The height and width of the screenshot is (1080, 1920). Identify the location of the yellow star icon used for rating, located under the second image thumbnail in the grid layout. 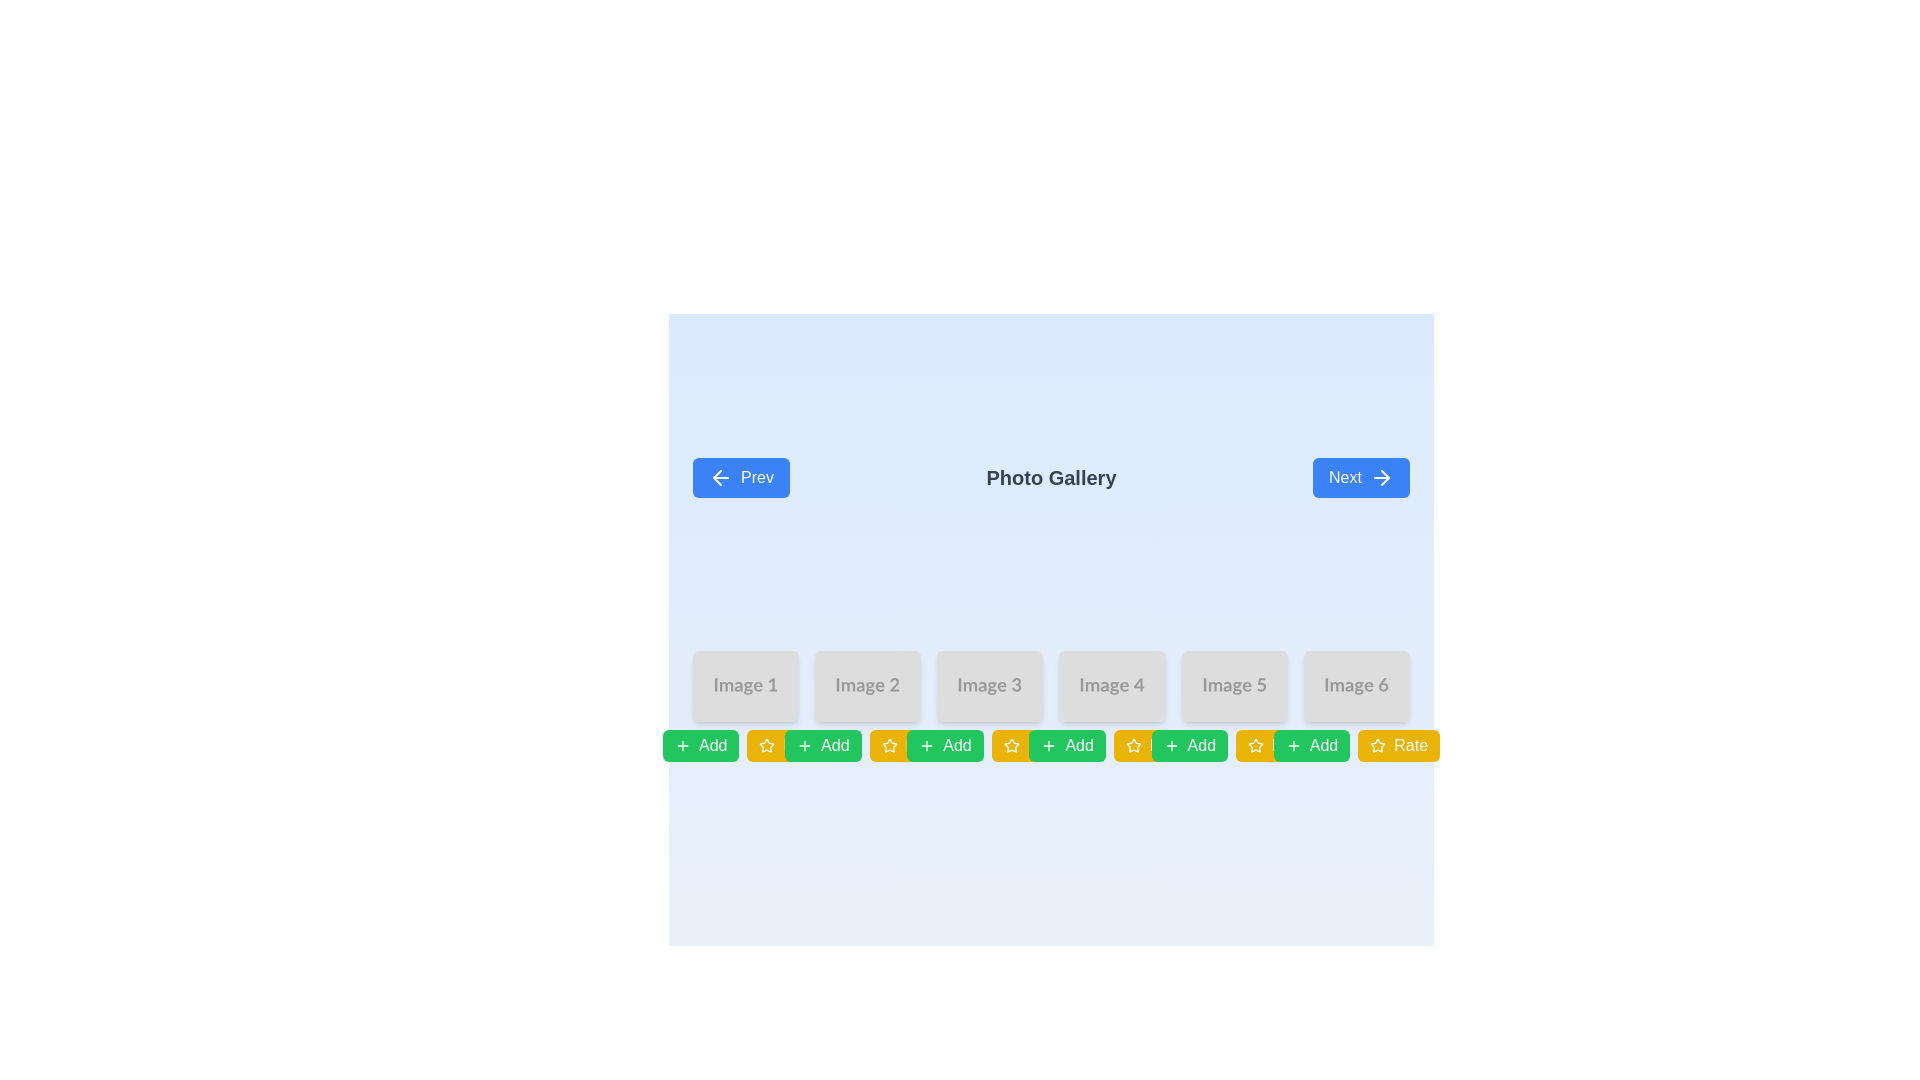
(766, 745).